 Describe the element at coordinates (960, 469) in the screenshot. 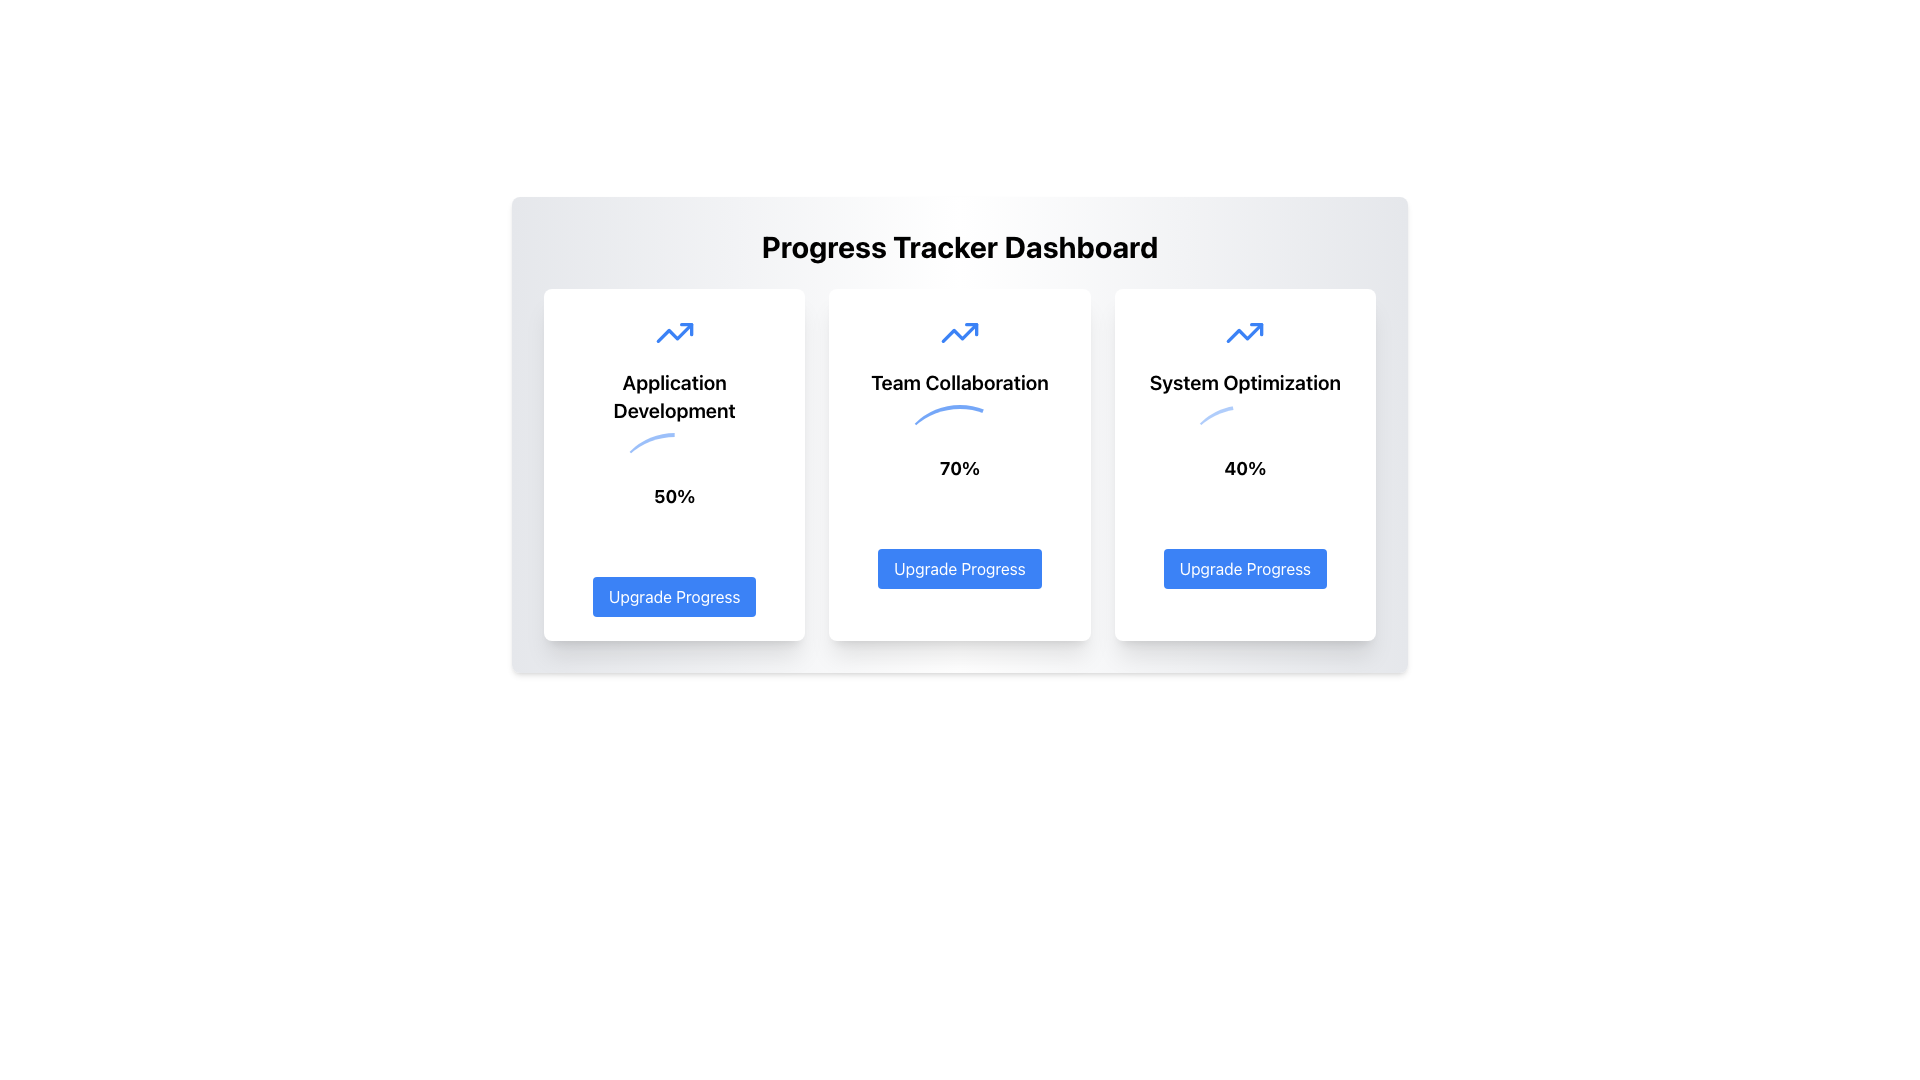

I see `the Circular progress indicator in the 'Team Collaboration' card on the 'Progress Tracker Dashboard', which is located above the 'Upgrade Progress' blue button` at that location.